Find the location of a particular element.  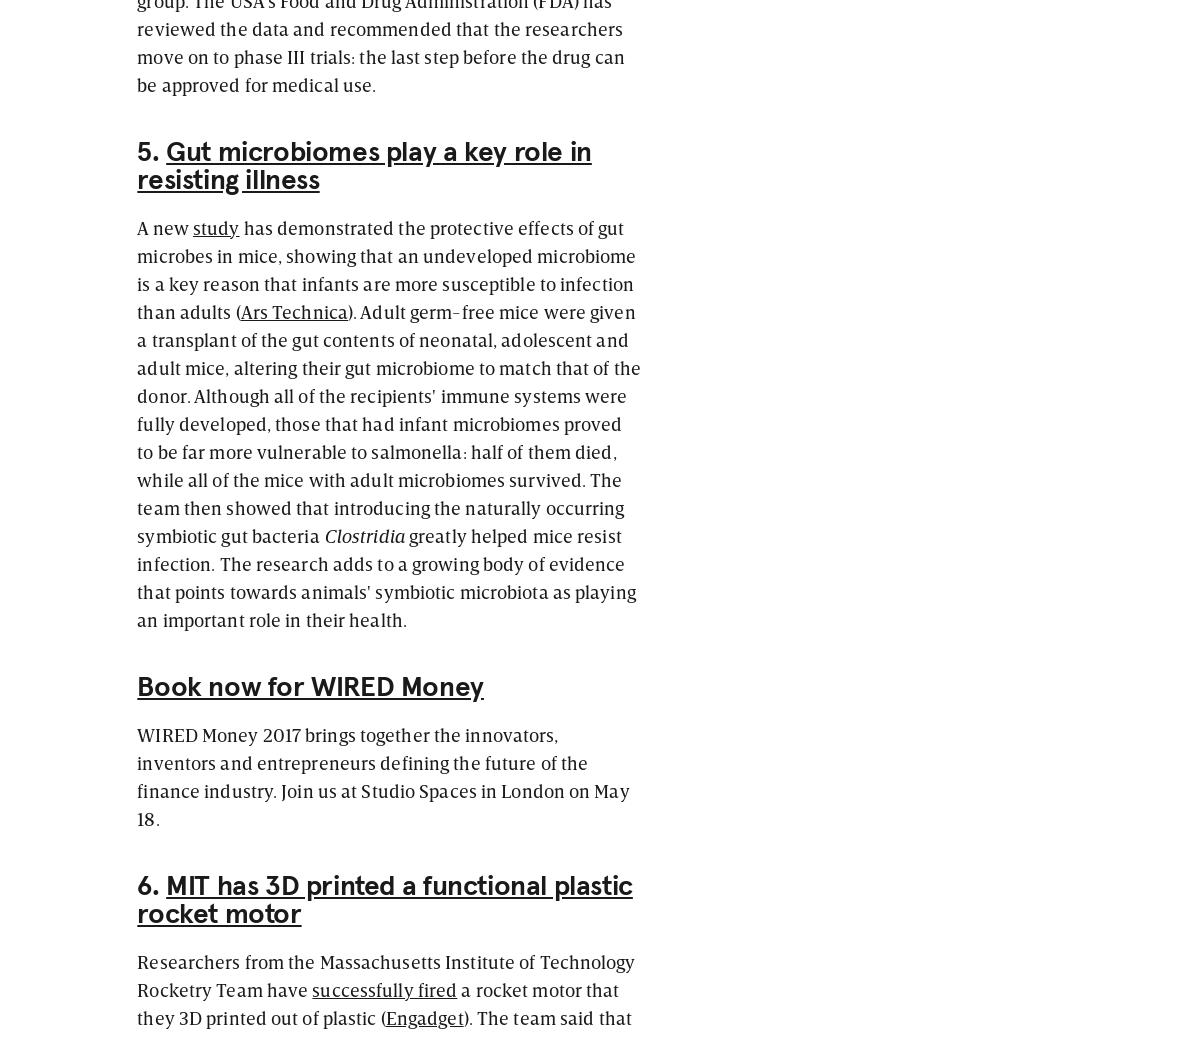

'Clostridia' is located at coordinates (363, 533).